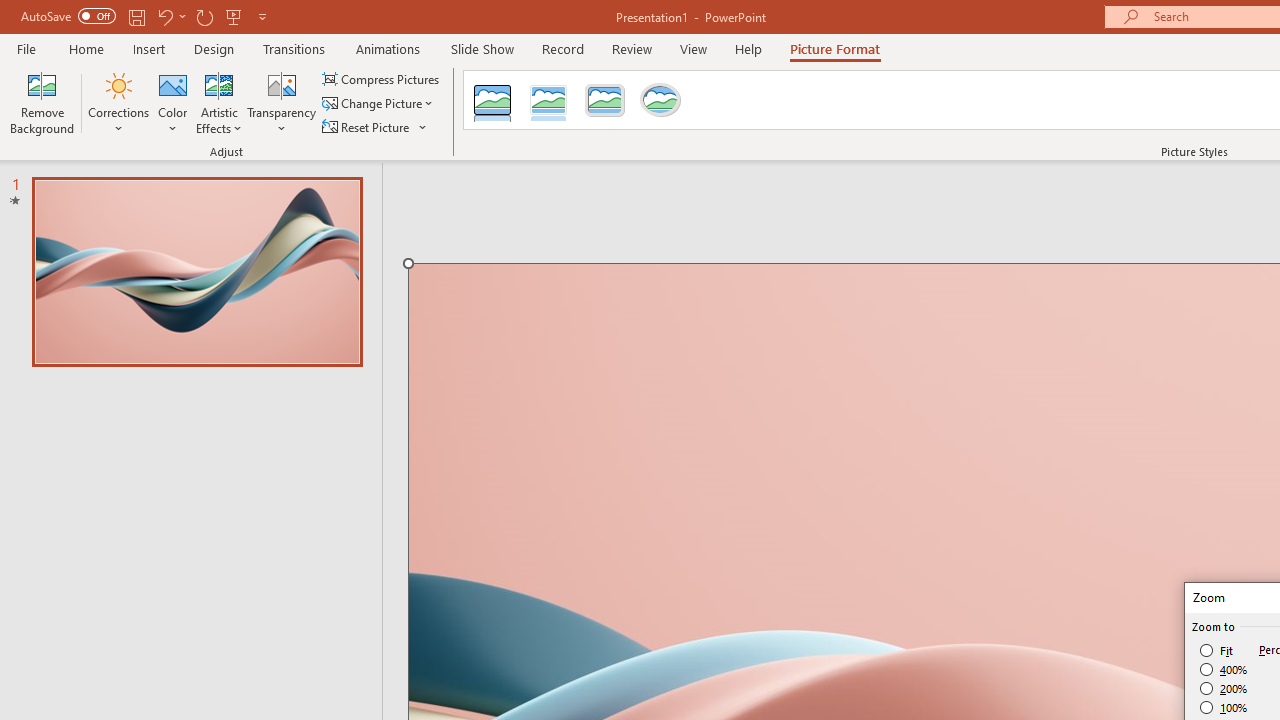  I want to click on 'Artistic Effects', so click(219, 103).